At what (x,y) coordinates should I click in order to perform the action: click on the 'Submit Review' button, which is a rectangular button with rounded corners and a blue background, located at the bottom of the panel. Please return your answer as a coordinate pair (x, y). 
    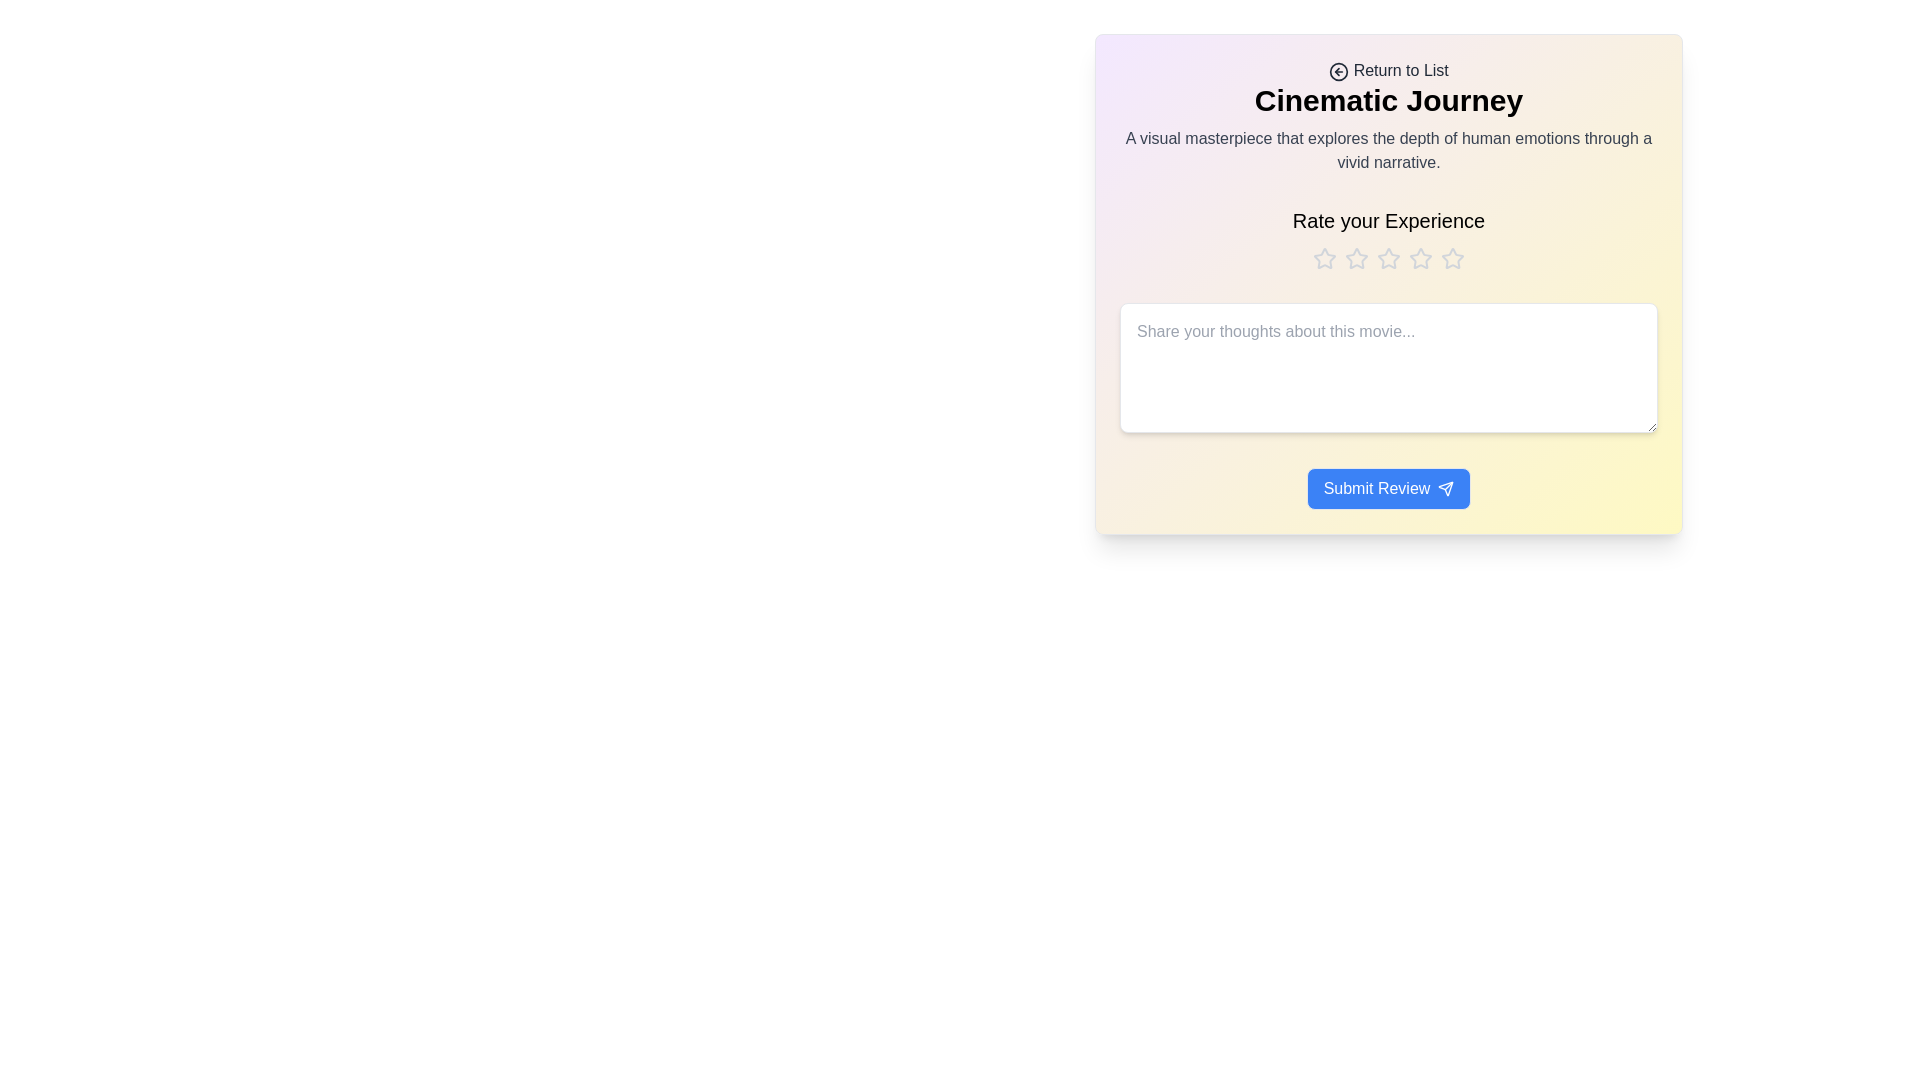
    Looking at the image, I should click on (1387, 482).